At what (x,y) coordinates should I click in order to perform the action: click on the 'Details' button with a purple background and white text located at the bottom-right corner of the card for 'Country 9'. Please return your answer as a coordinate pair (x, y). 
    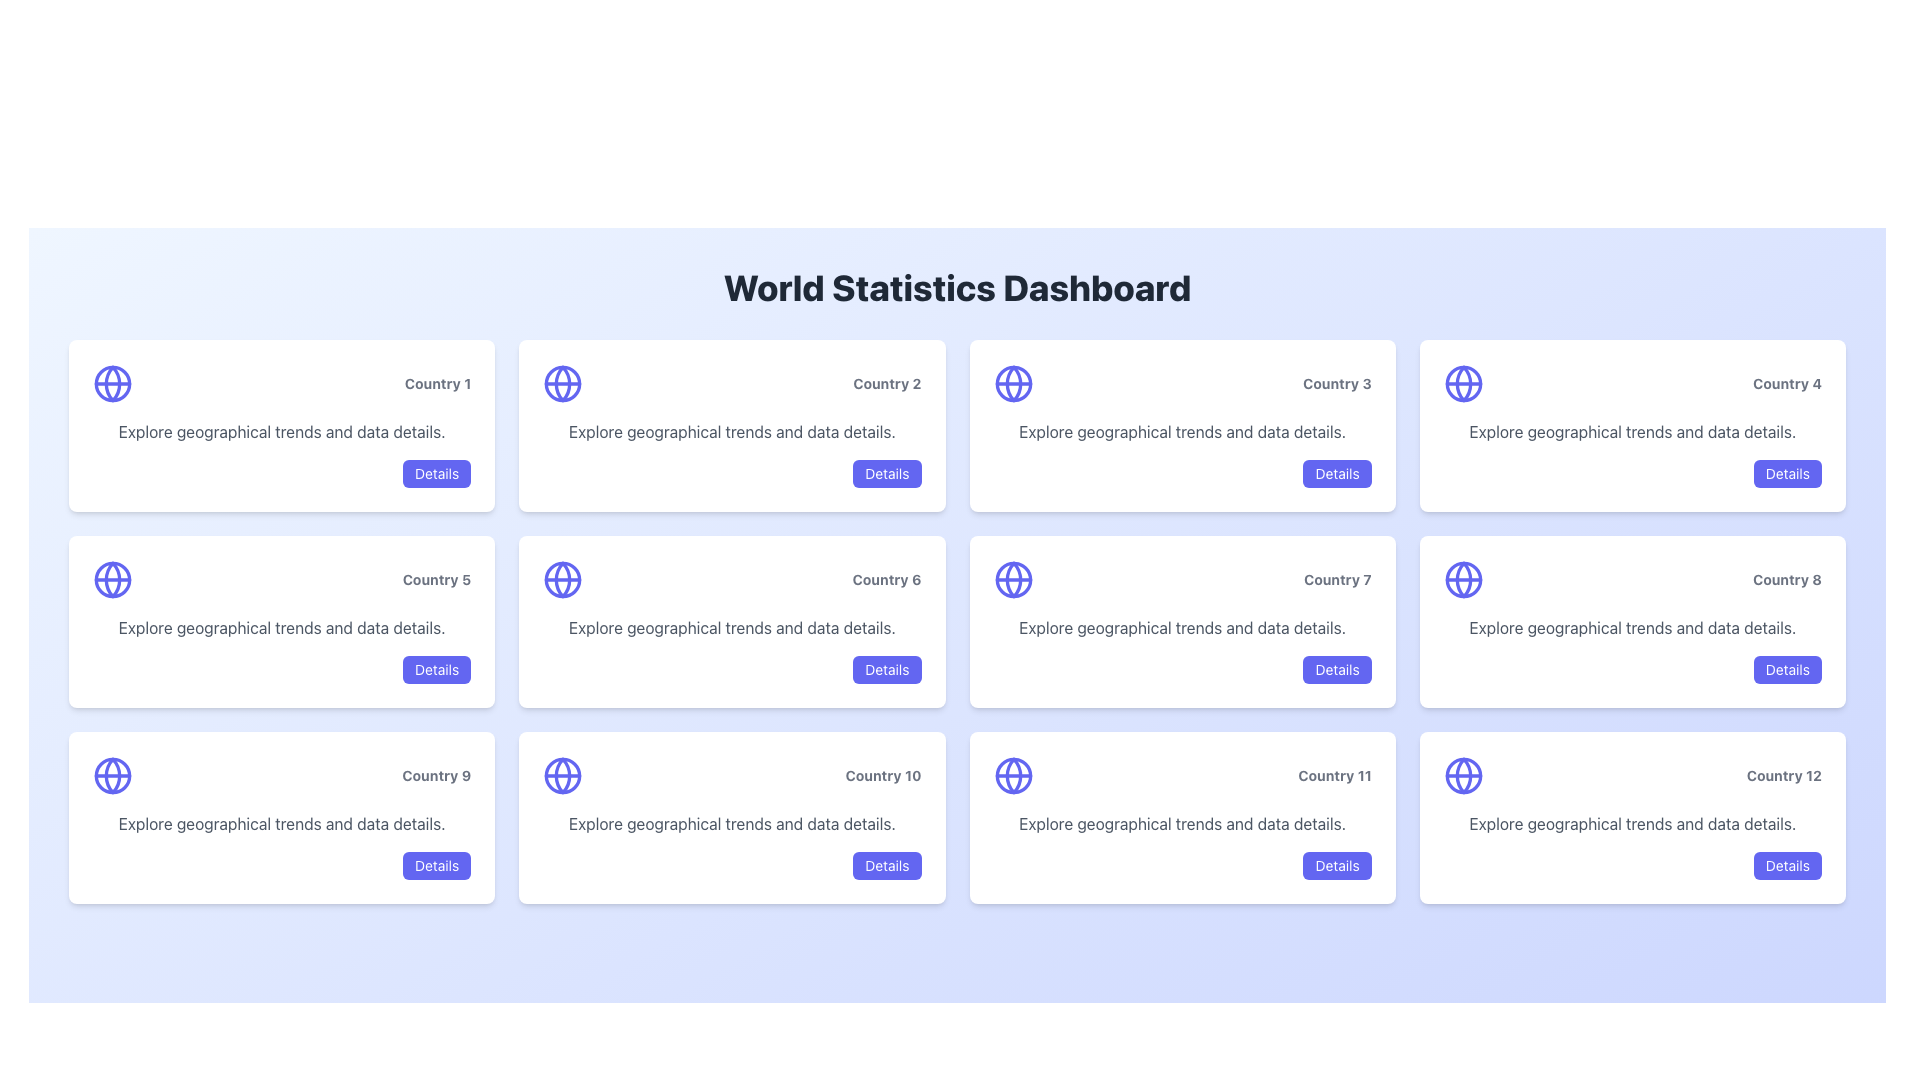
    Looking at the image, I should click on (436, 865).